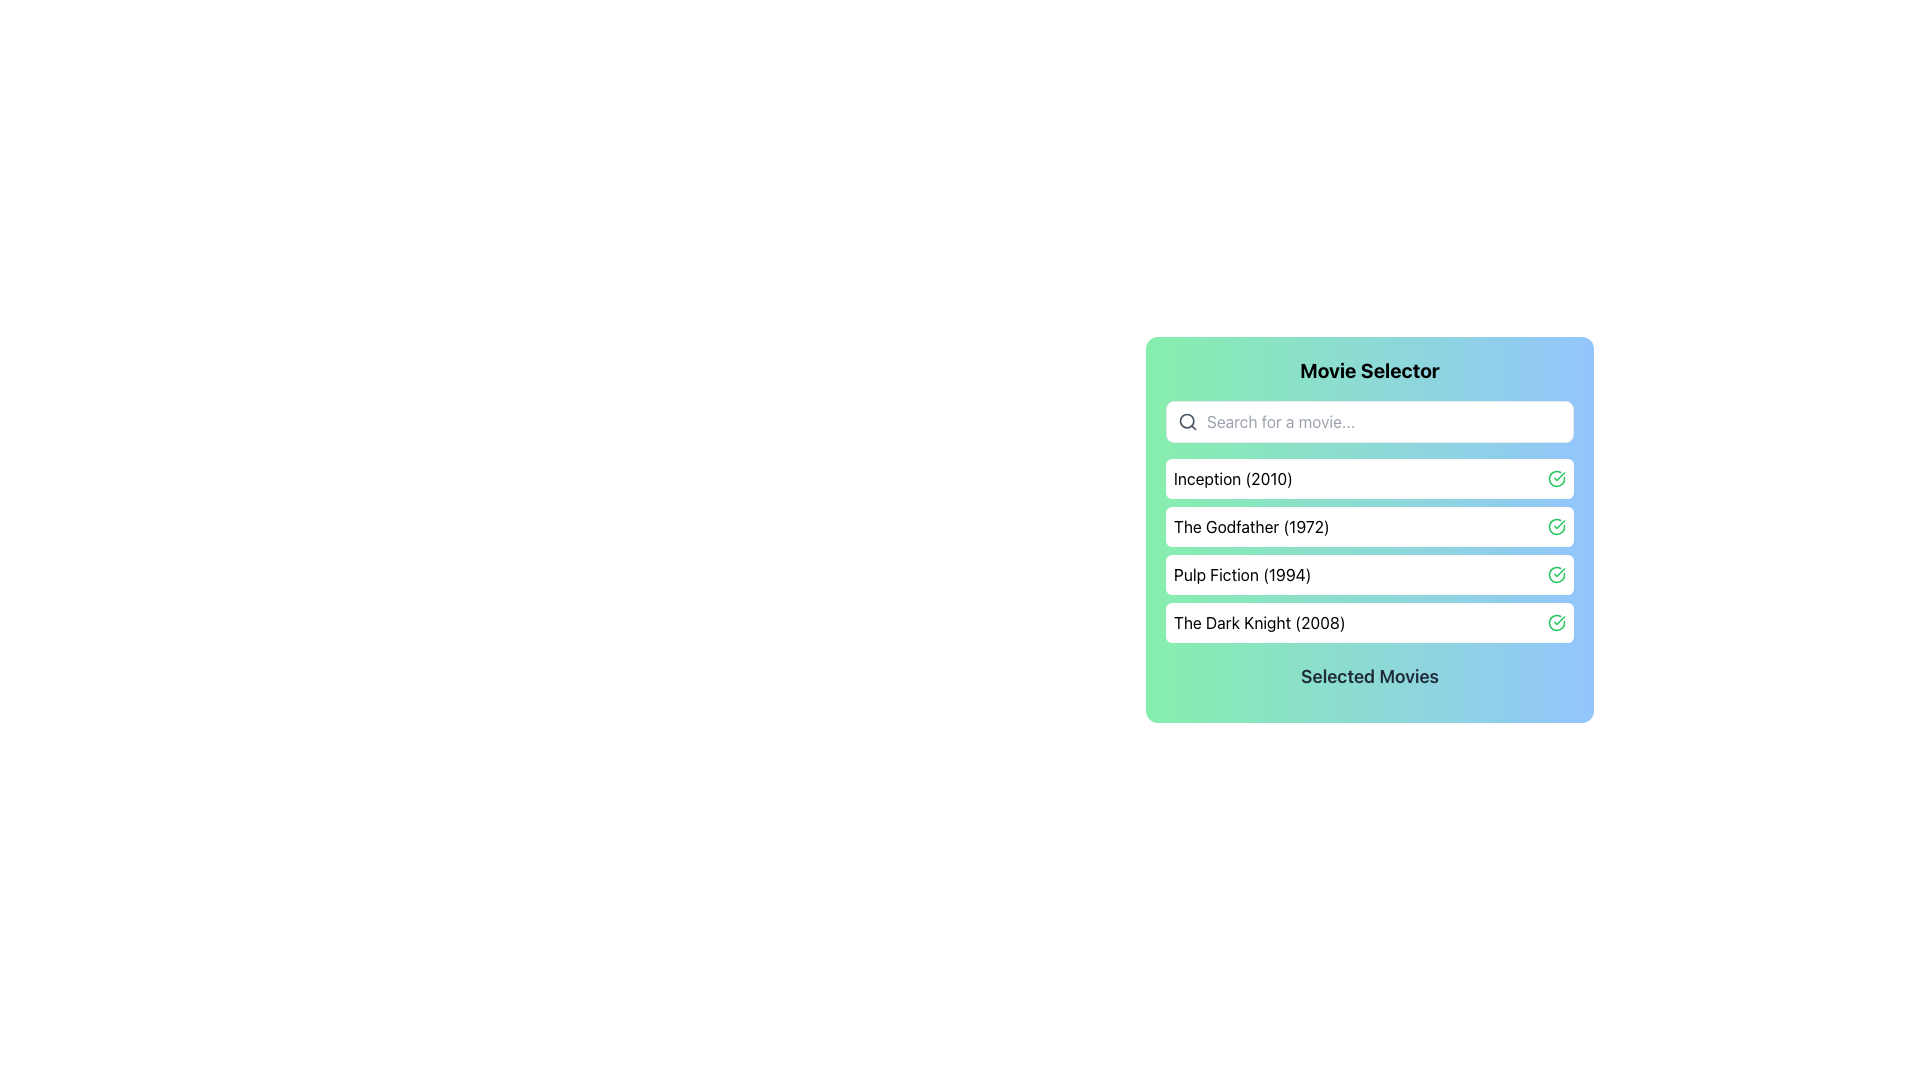  Describe the element at coordinates (1555, 526) in the screenshot. I see `the checkmark icon inside a green circle, located to the far-right of the row for 'The Godfather (1972)'` at that location.